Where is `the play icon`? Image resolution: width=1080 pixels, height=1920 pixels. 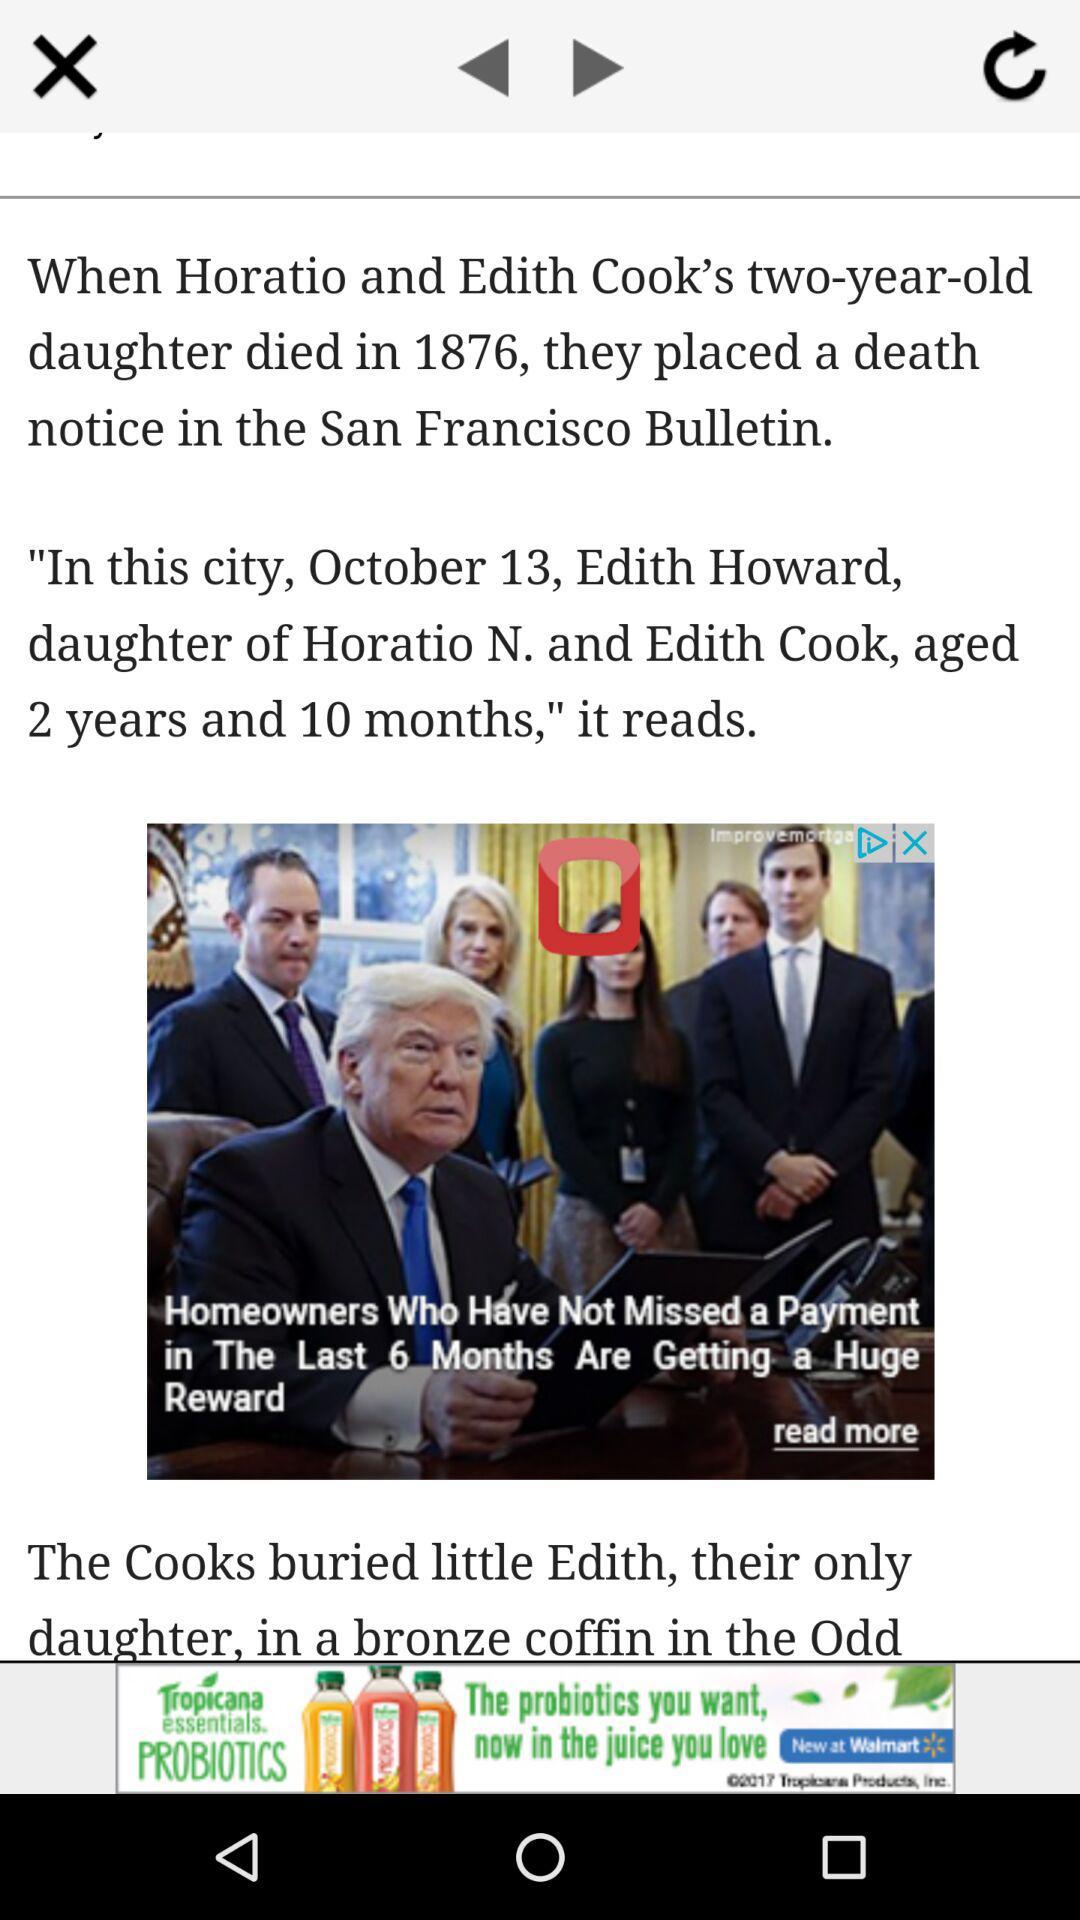 the play icon is located at coordinates (596, 70).